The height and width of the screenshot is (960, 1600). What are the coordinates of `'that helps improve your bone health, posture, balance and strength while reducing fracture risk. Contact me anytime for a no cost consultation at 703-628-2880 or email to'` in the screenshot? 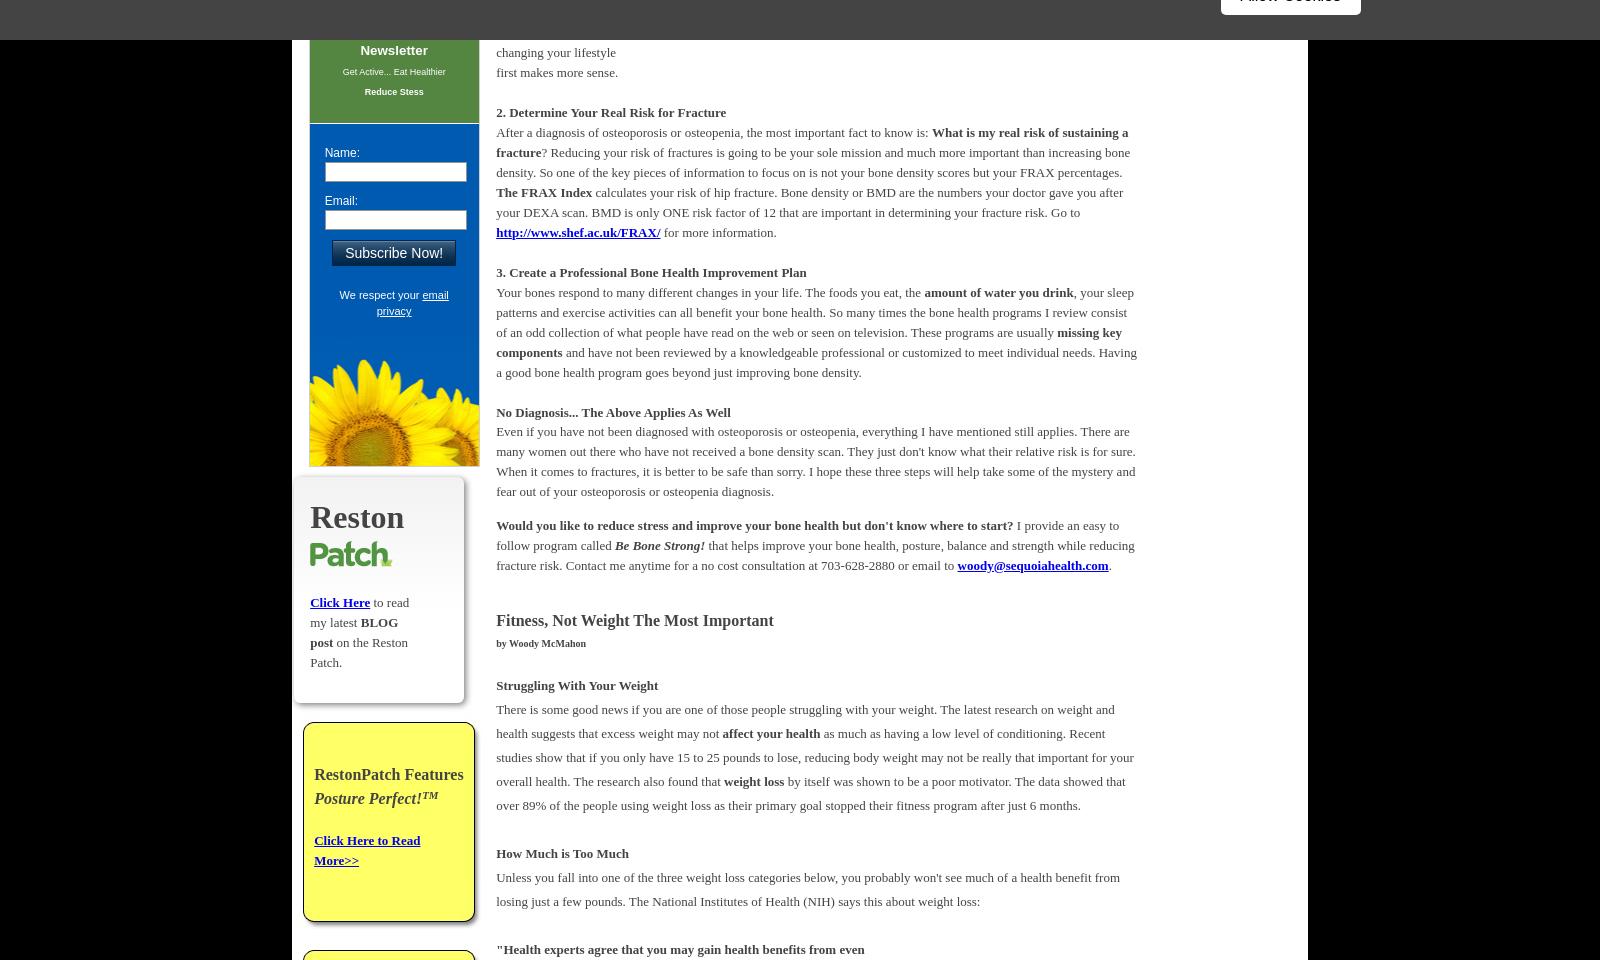 It's located at (814, 554).